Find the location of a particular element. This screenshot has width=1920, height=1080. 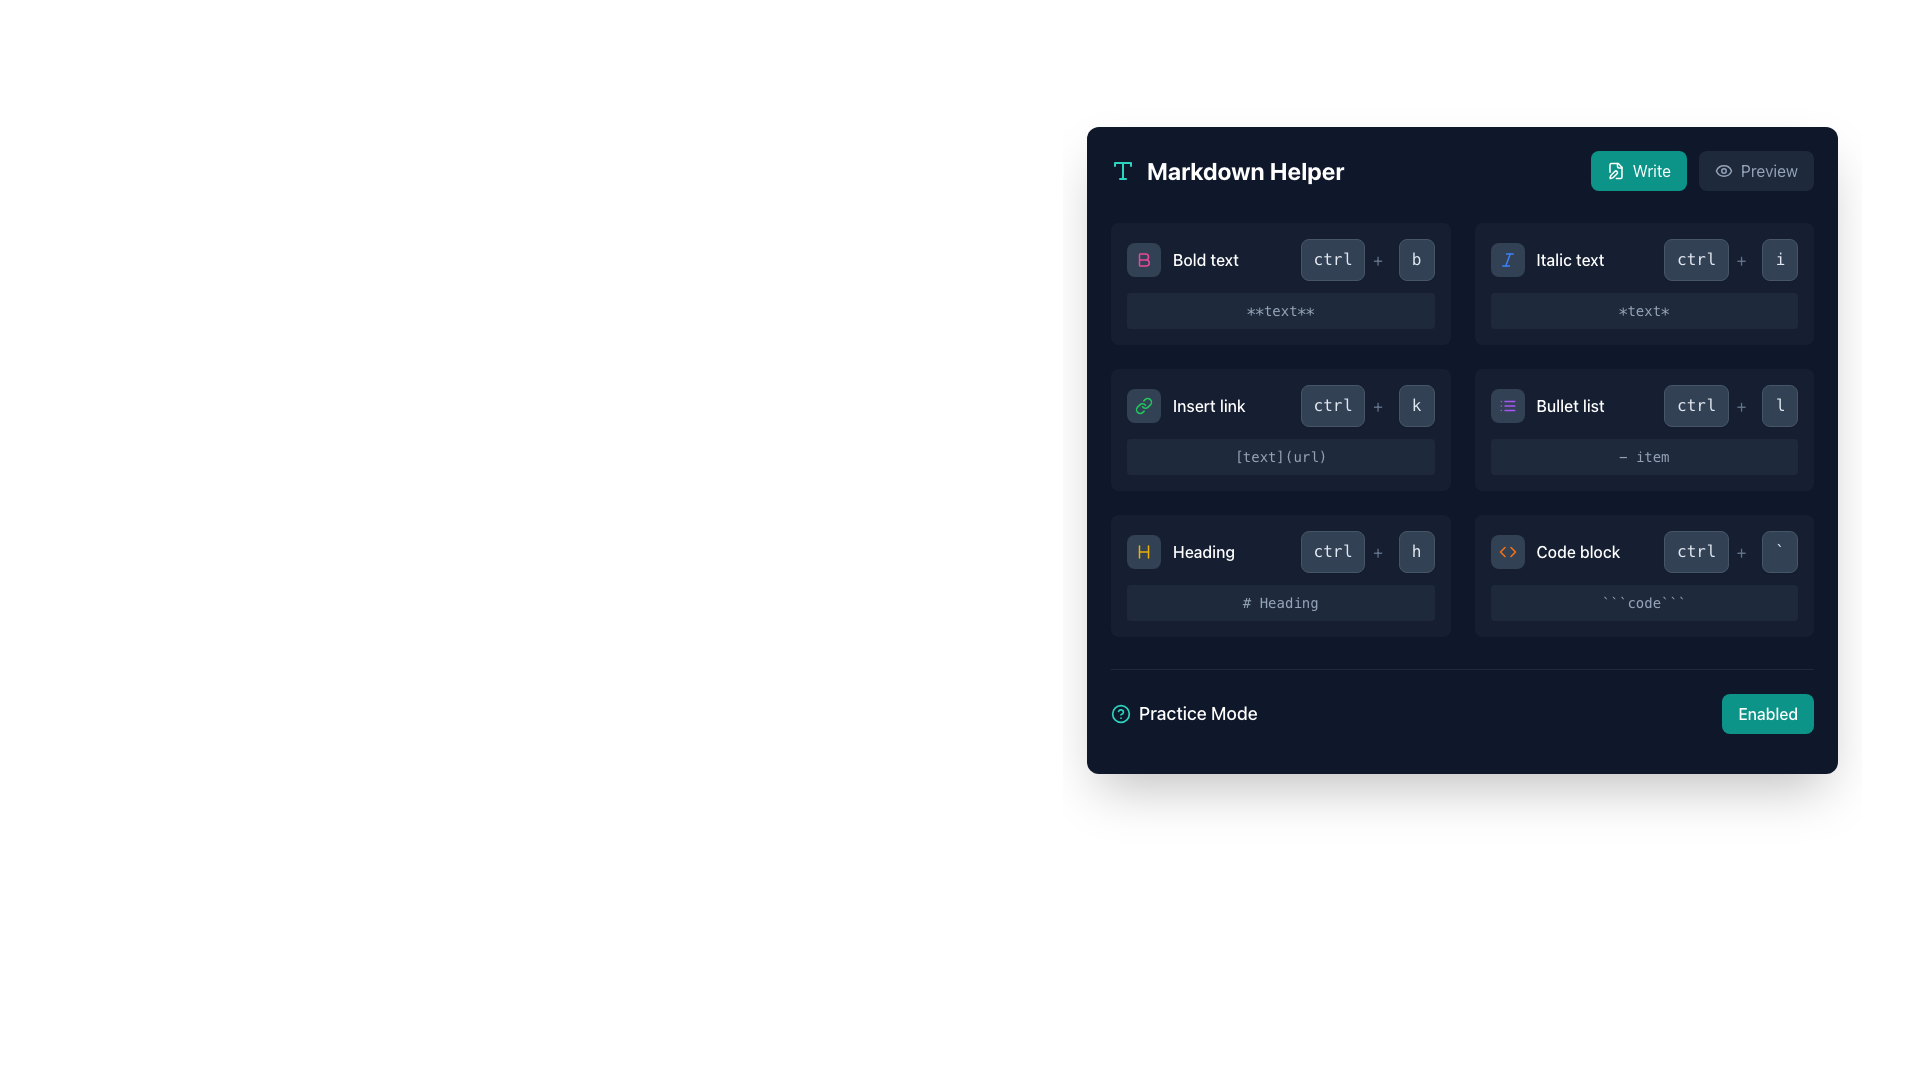

the label or text display located in the lower-right corner of the grid layout, which is associated with the Markdown Helper functionality is located at coordinates (1577, 551).